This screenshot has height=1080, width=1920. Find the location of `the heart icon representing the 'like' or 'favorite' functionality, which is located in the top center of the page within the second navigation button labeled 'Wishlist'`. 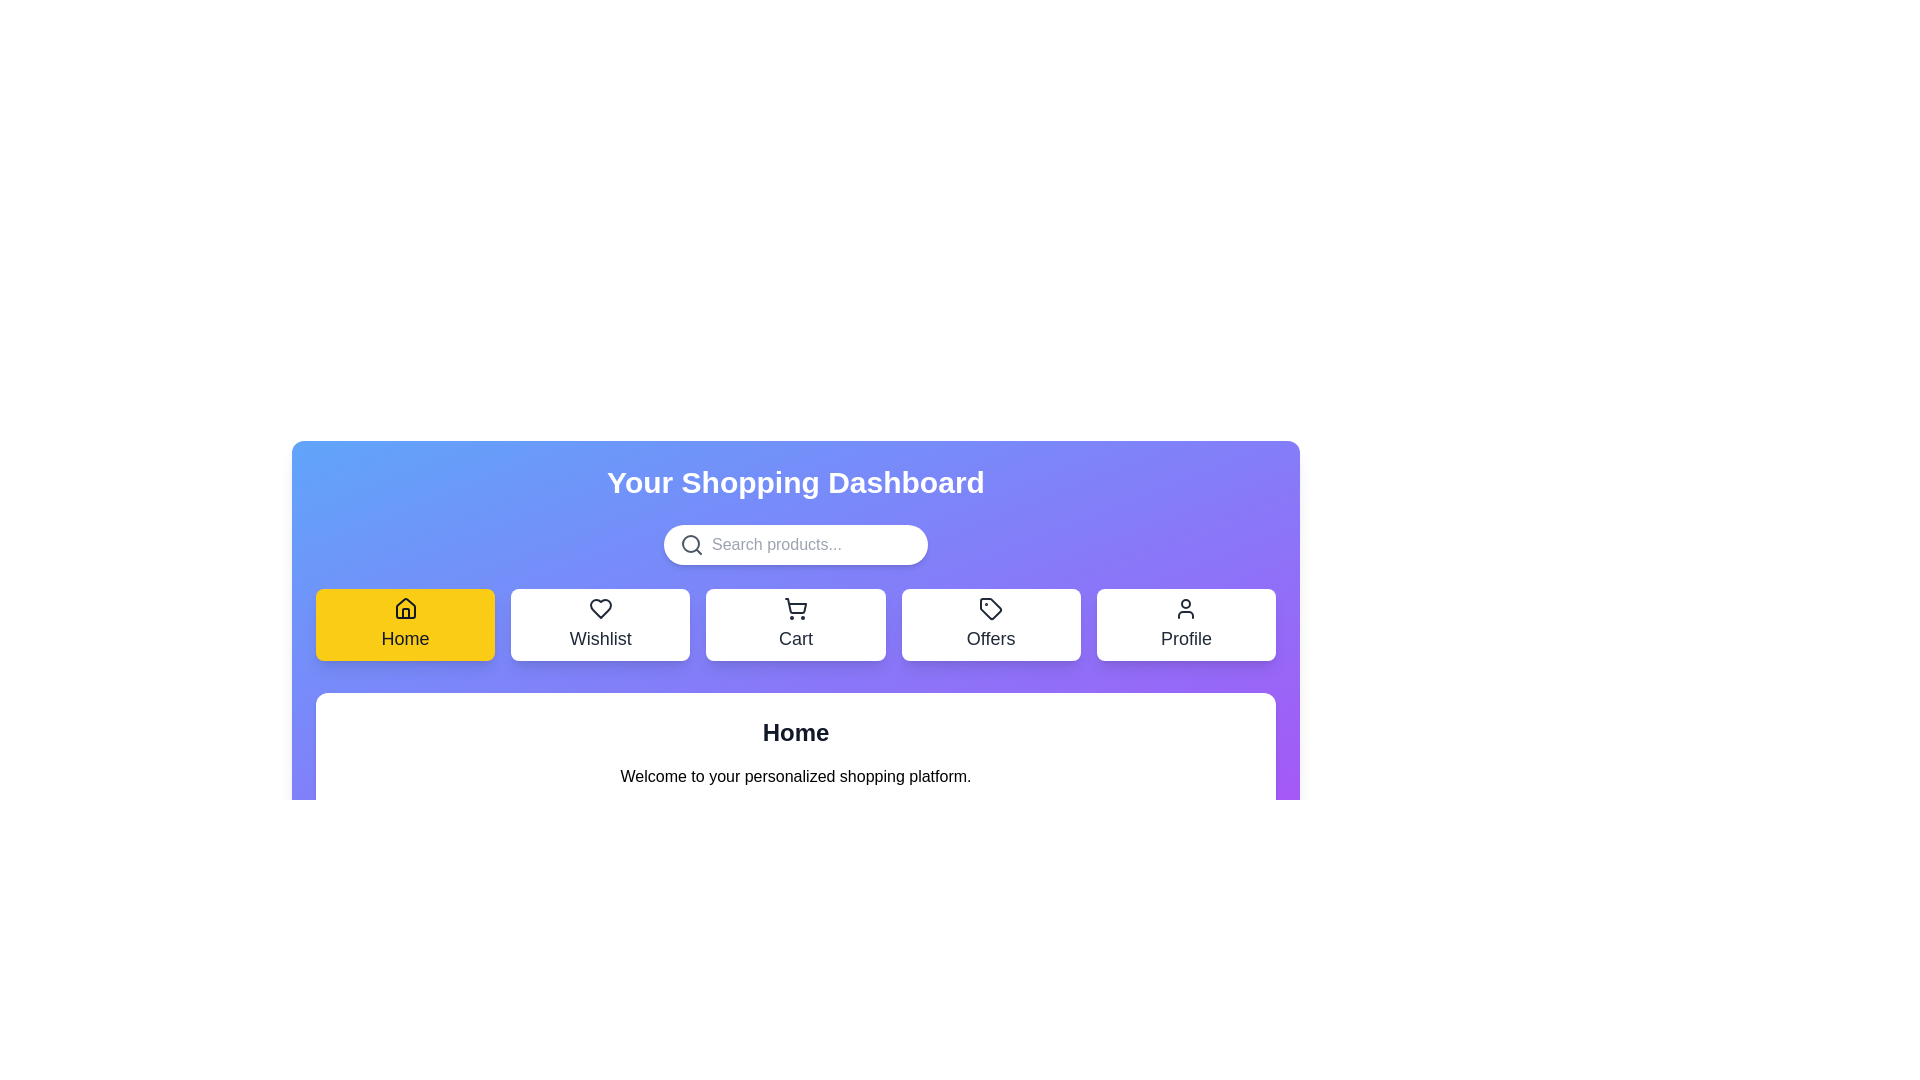

the heart icon representing the 'like' or 'favorite' functionality, which is located in the top center of the page within the second navigation button labeled 'Wishlist' is located at coordinates (599, 608).